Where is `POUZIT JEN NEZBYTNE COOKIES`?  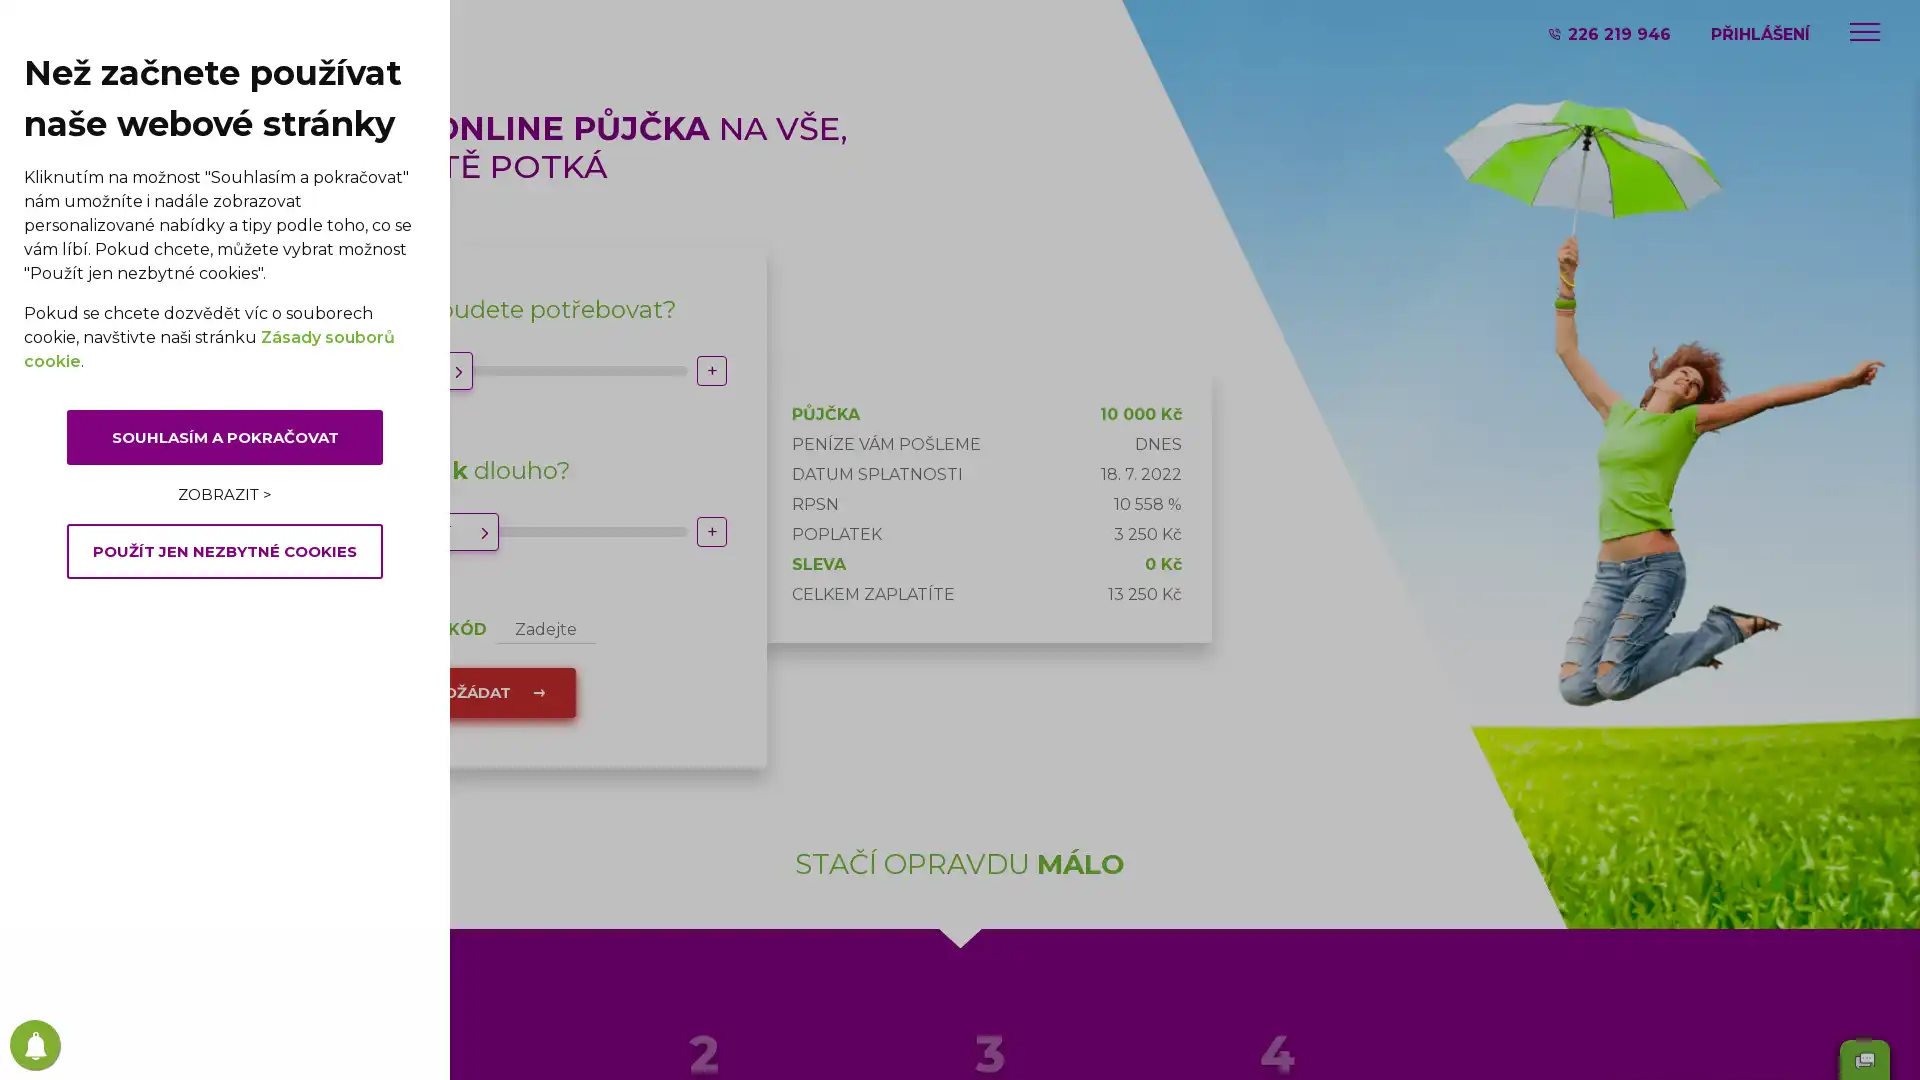
POUZIT JEN NEZBYTNE COOKIES is located at coordinates (225, 551).